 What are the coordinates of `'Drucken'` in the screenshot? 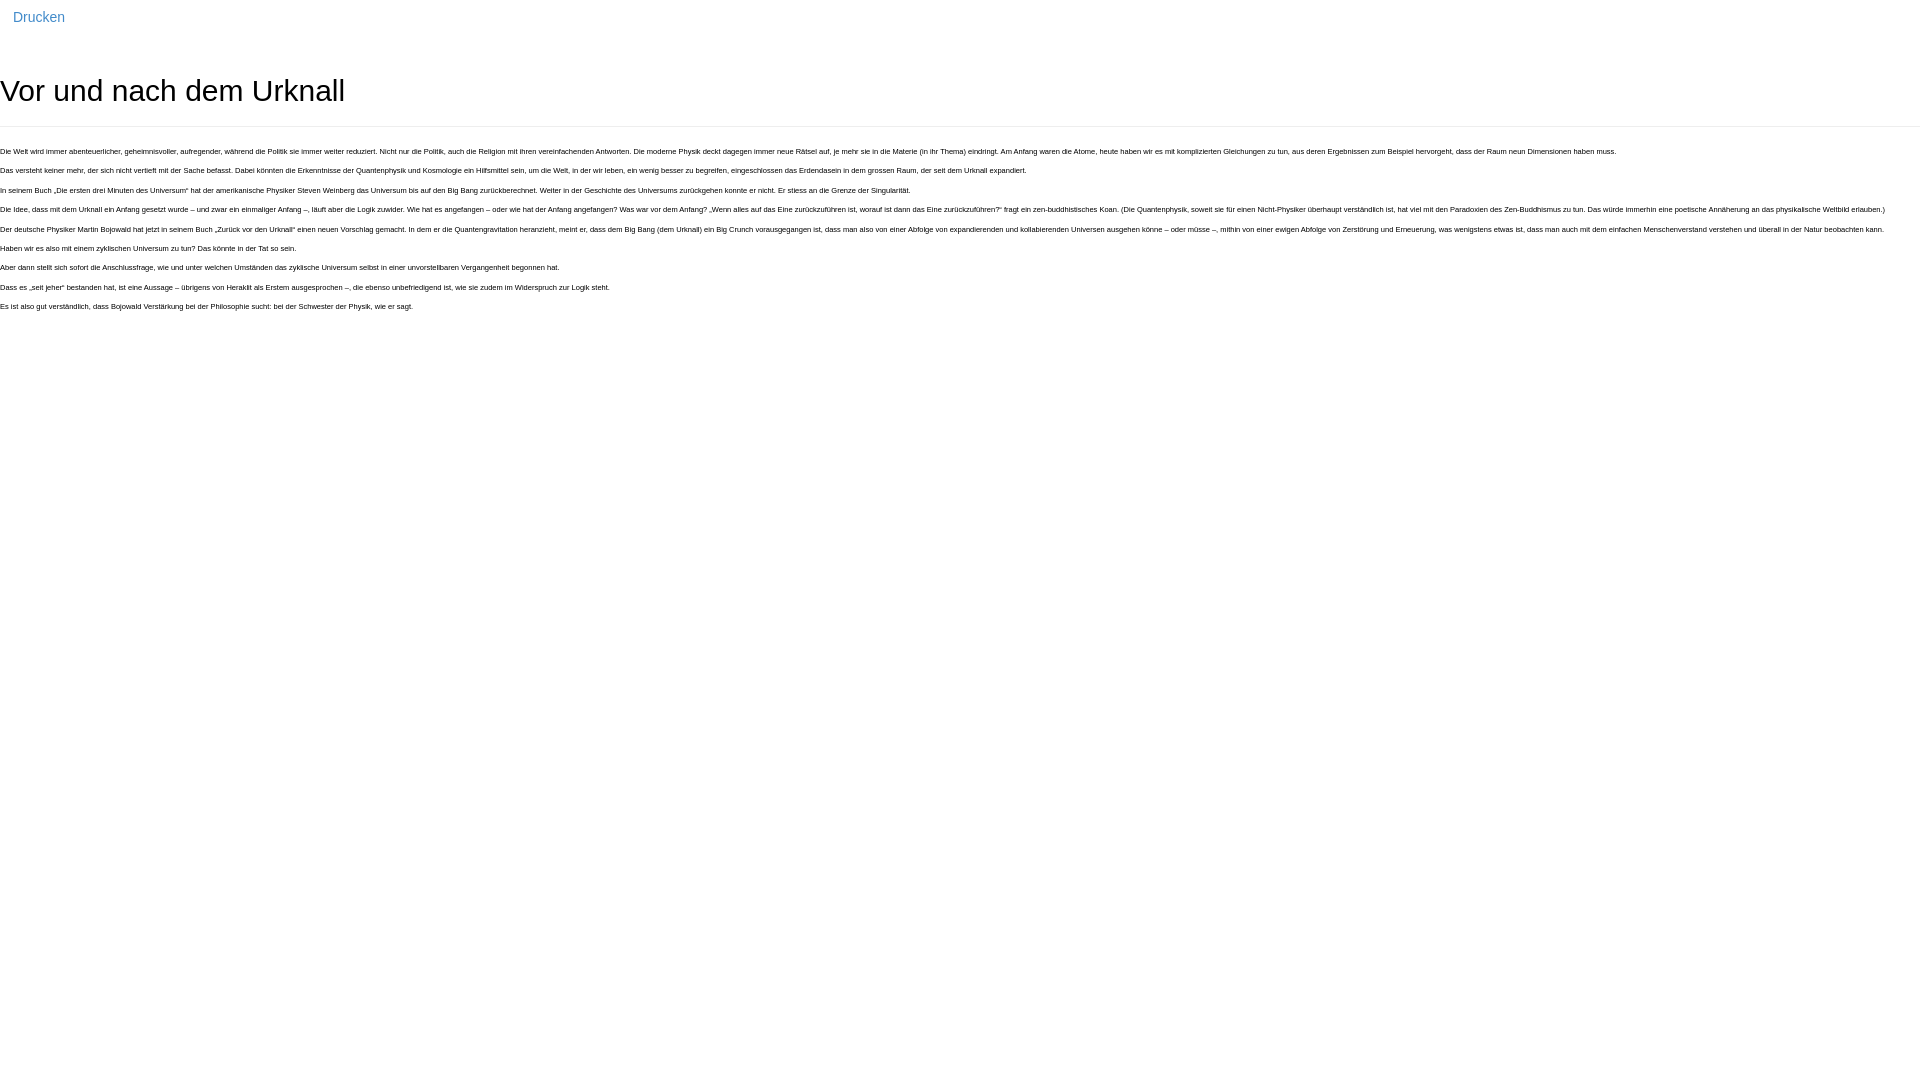 It's located at (38, 16).